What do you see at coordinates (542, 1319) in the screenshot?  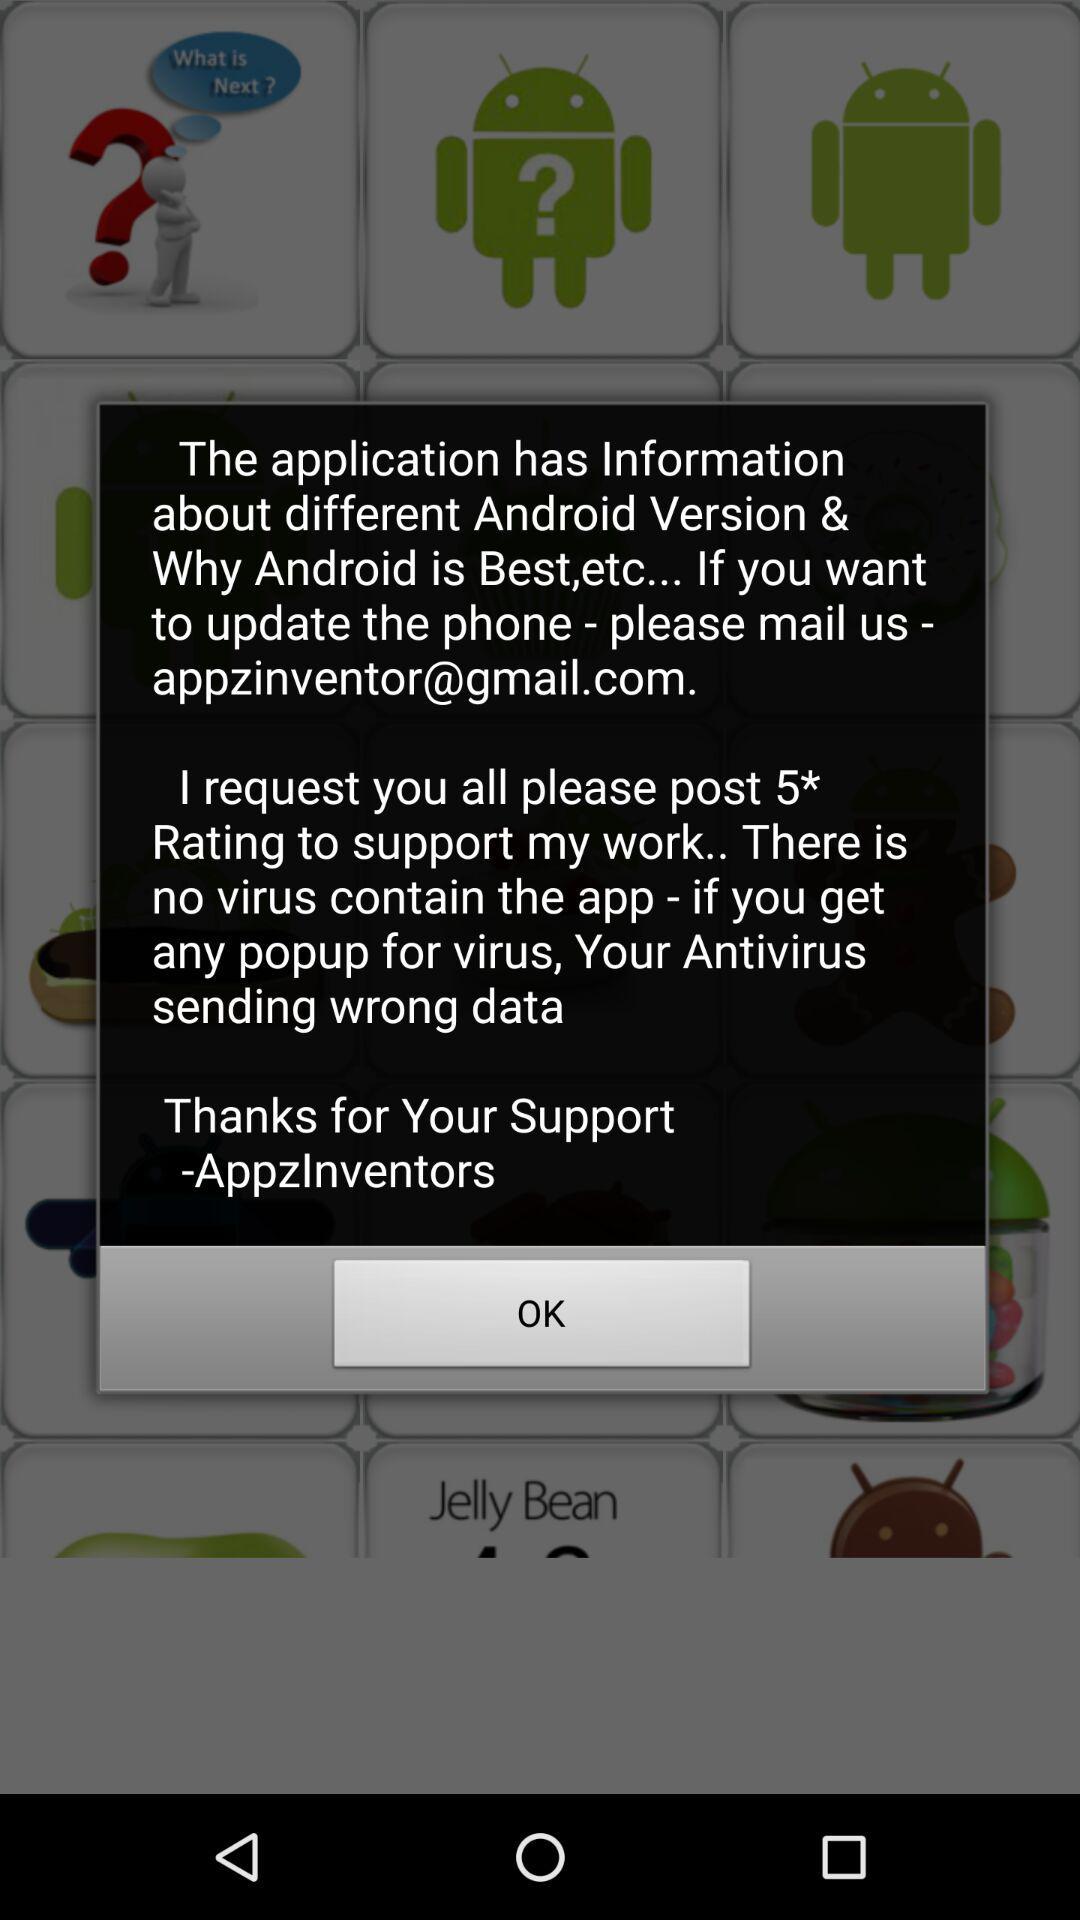 I see `ok button` at bounding box center [542, 1319].